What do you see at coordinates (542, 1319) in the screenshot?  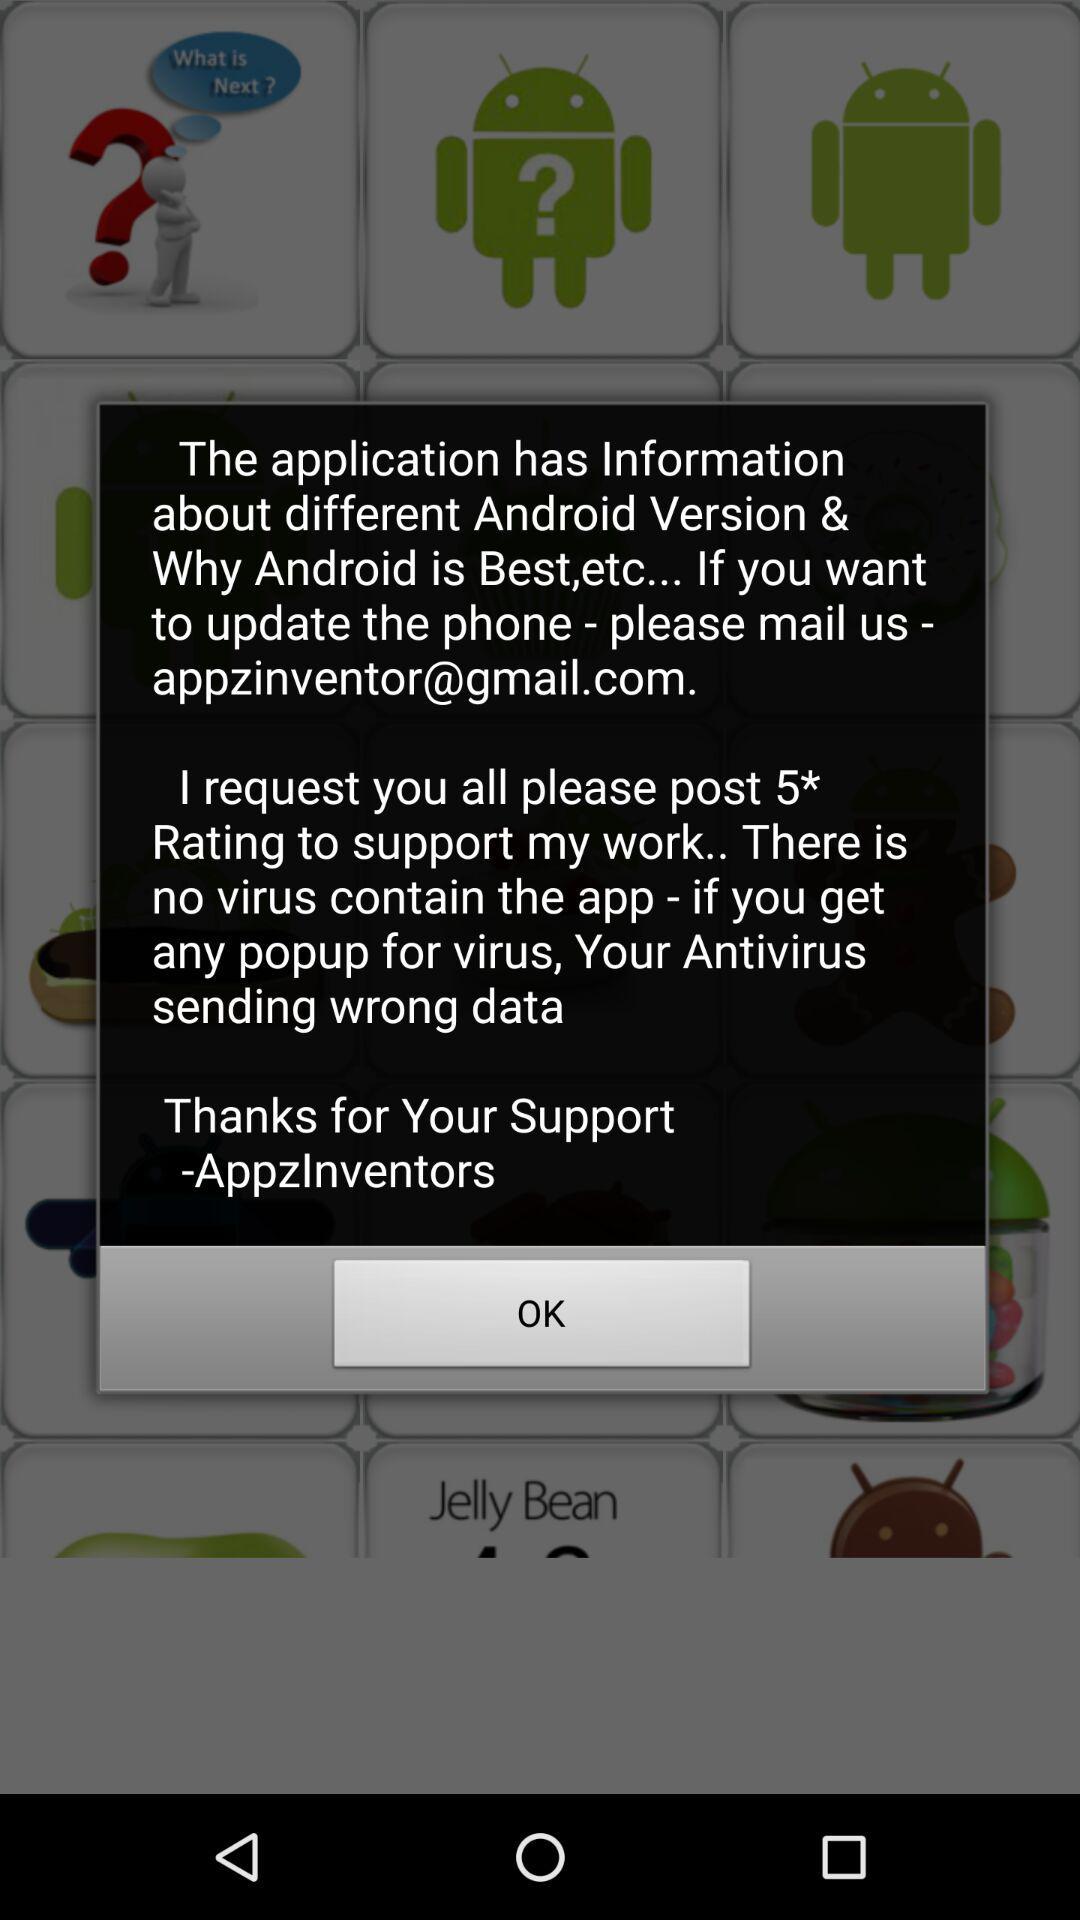 I see `ok button` at bounding box center [542, 1319].